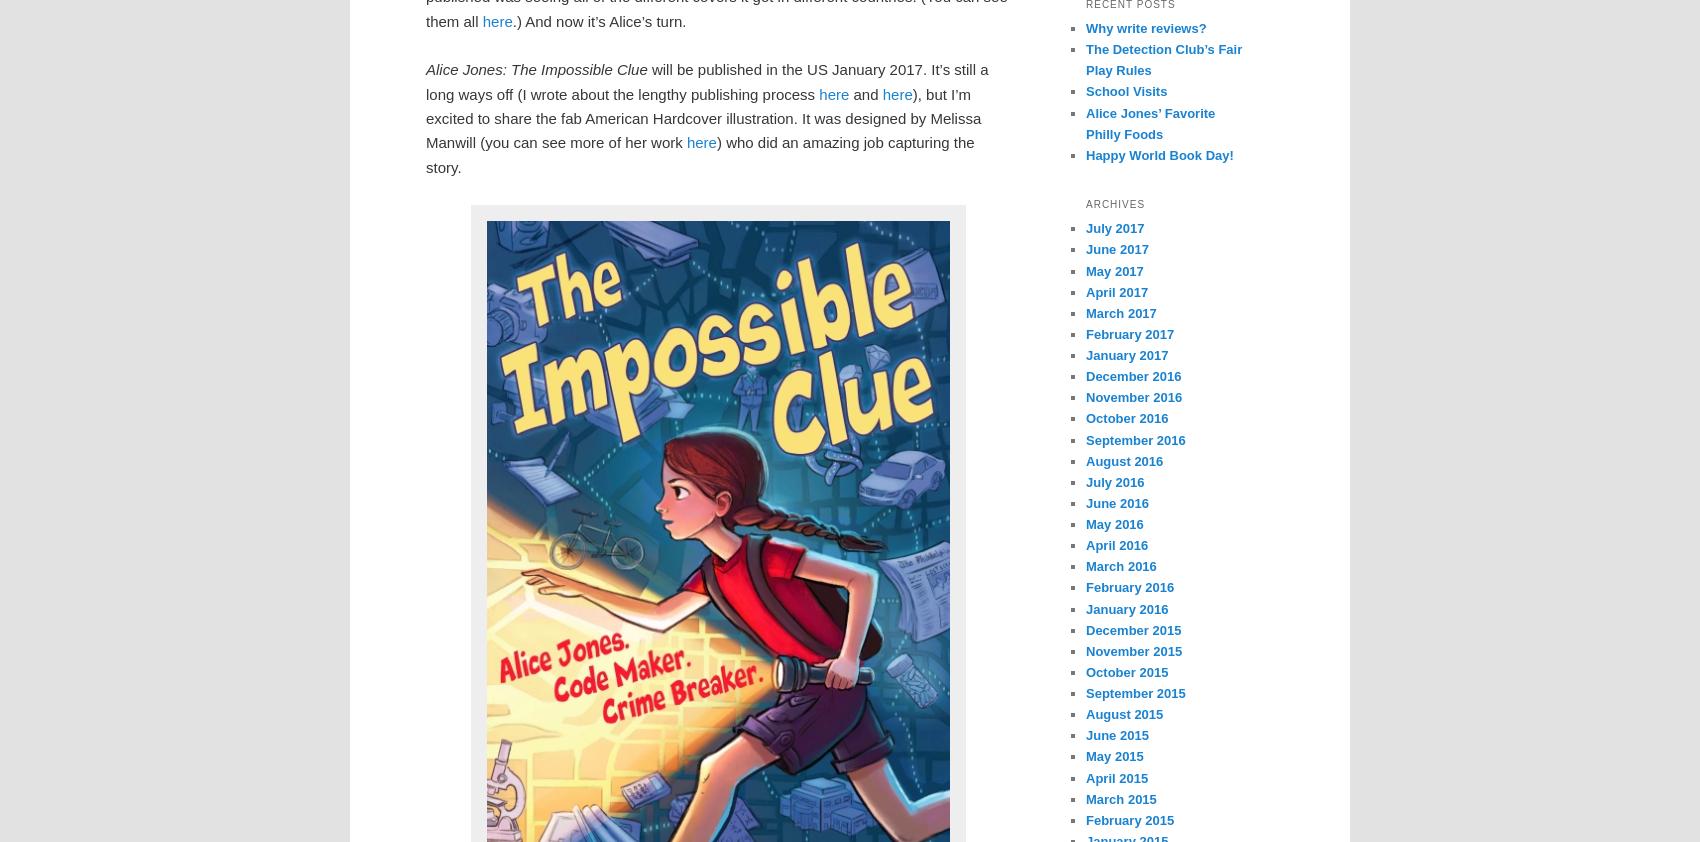 The image size is (1700, 842). Describe the element at coordinates (1129, 586) in the screenshot. I see `'February 2016'` at that location.